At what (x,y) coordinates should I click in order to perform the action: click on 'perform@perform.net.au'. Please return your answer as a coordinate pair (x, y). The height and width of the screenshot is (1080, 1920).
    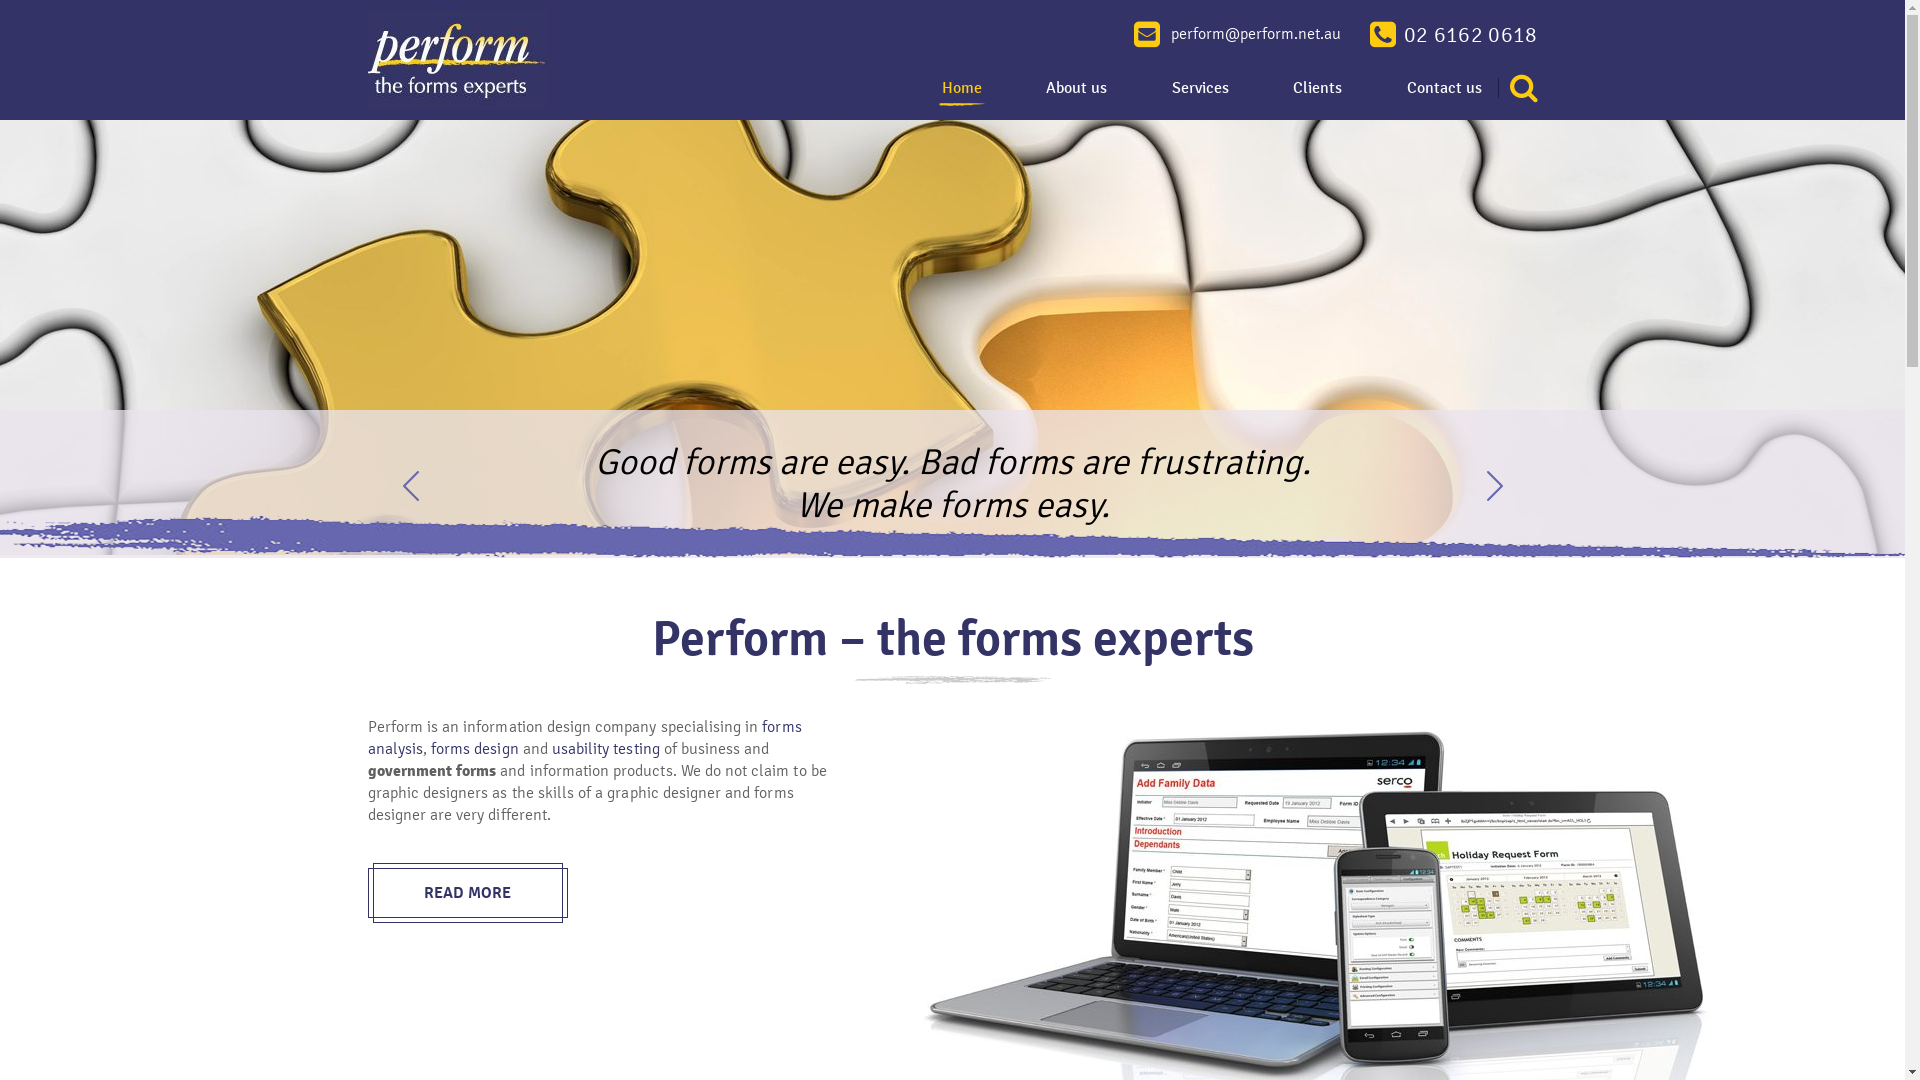
    Looking at the image, I should click on (1236, 33).